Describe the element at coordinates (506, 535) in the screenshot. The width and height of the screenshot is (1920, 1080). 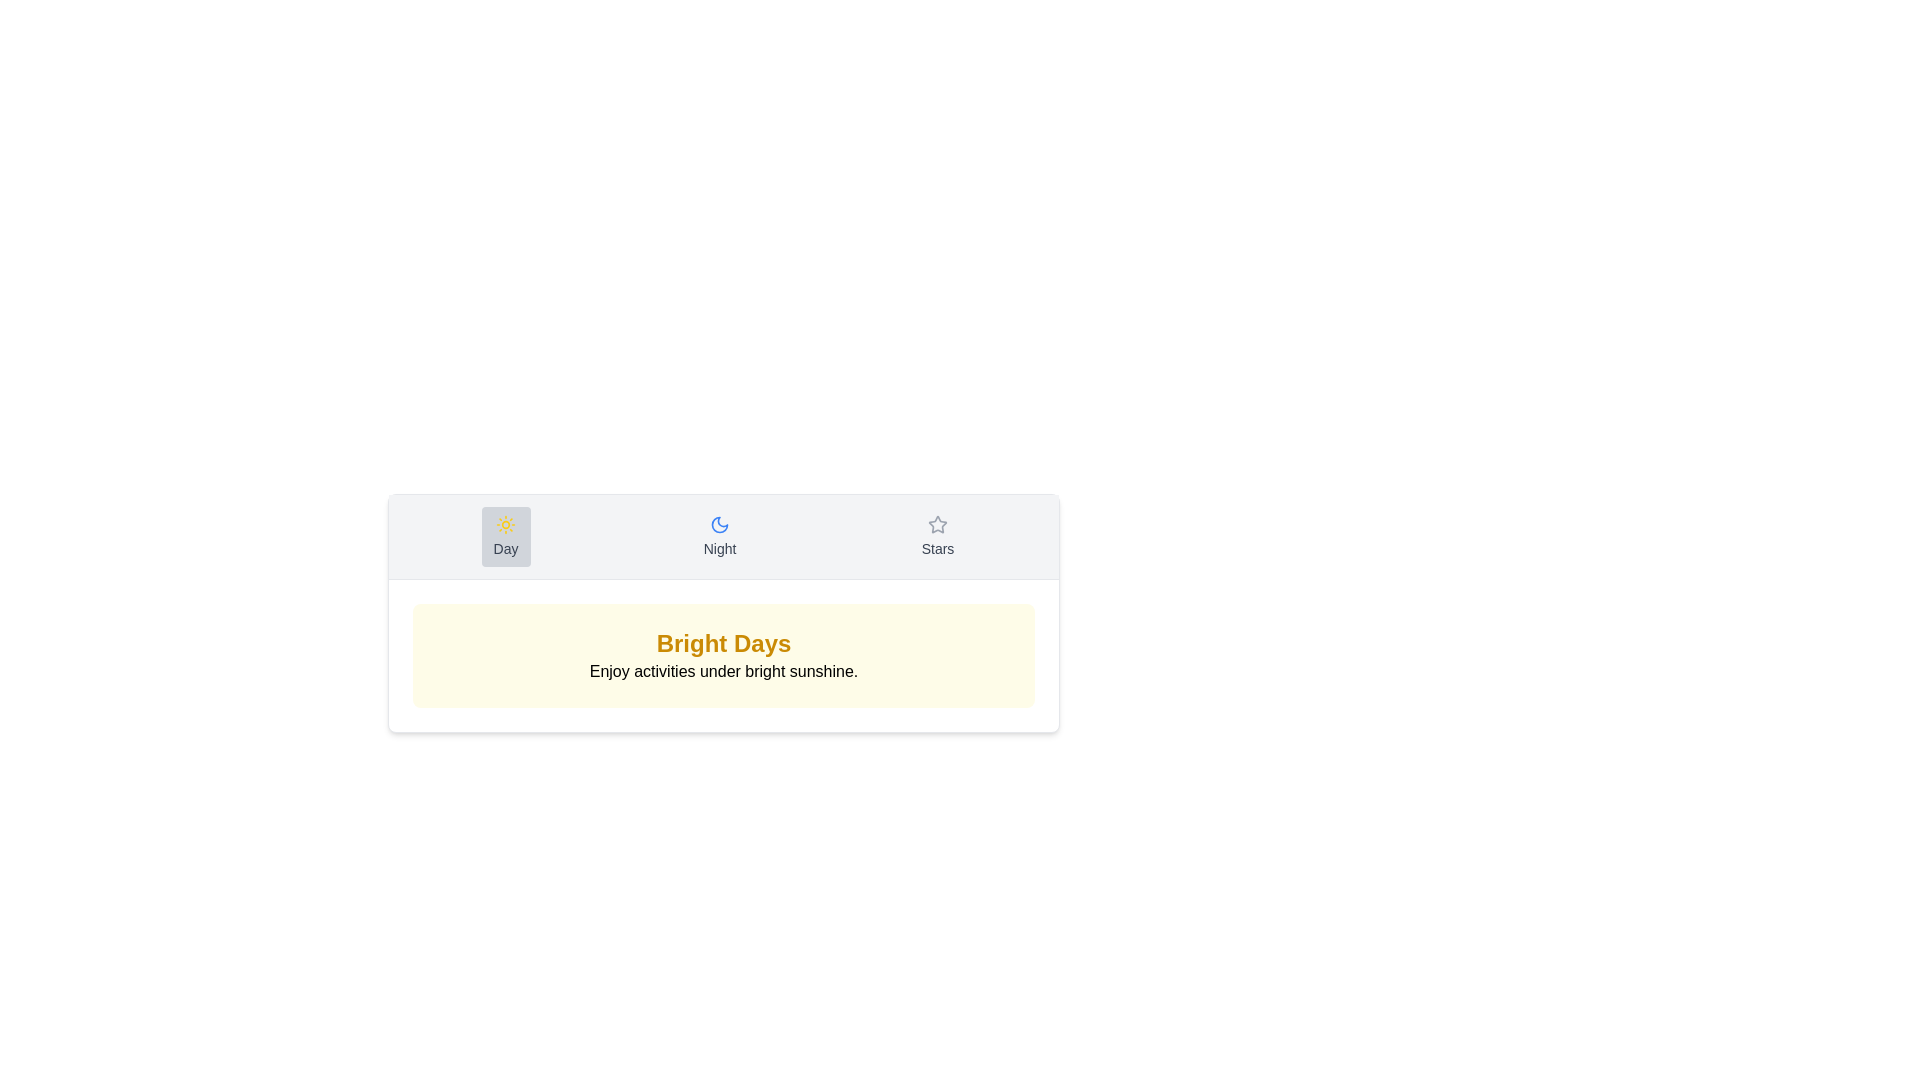
I see `the tab corresponding to Day` at that location.